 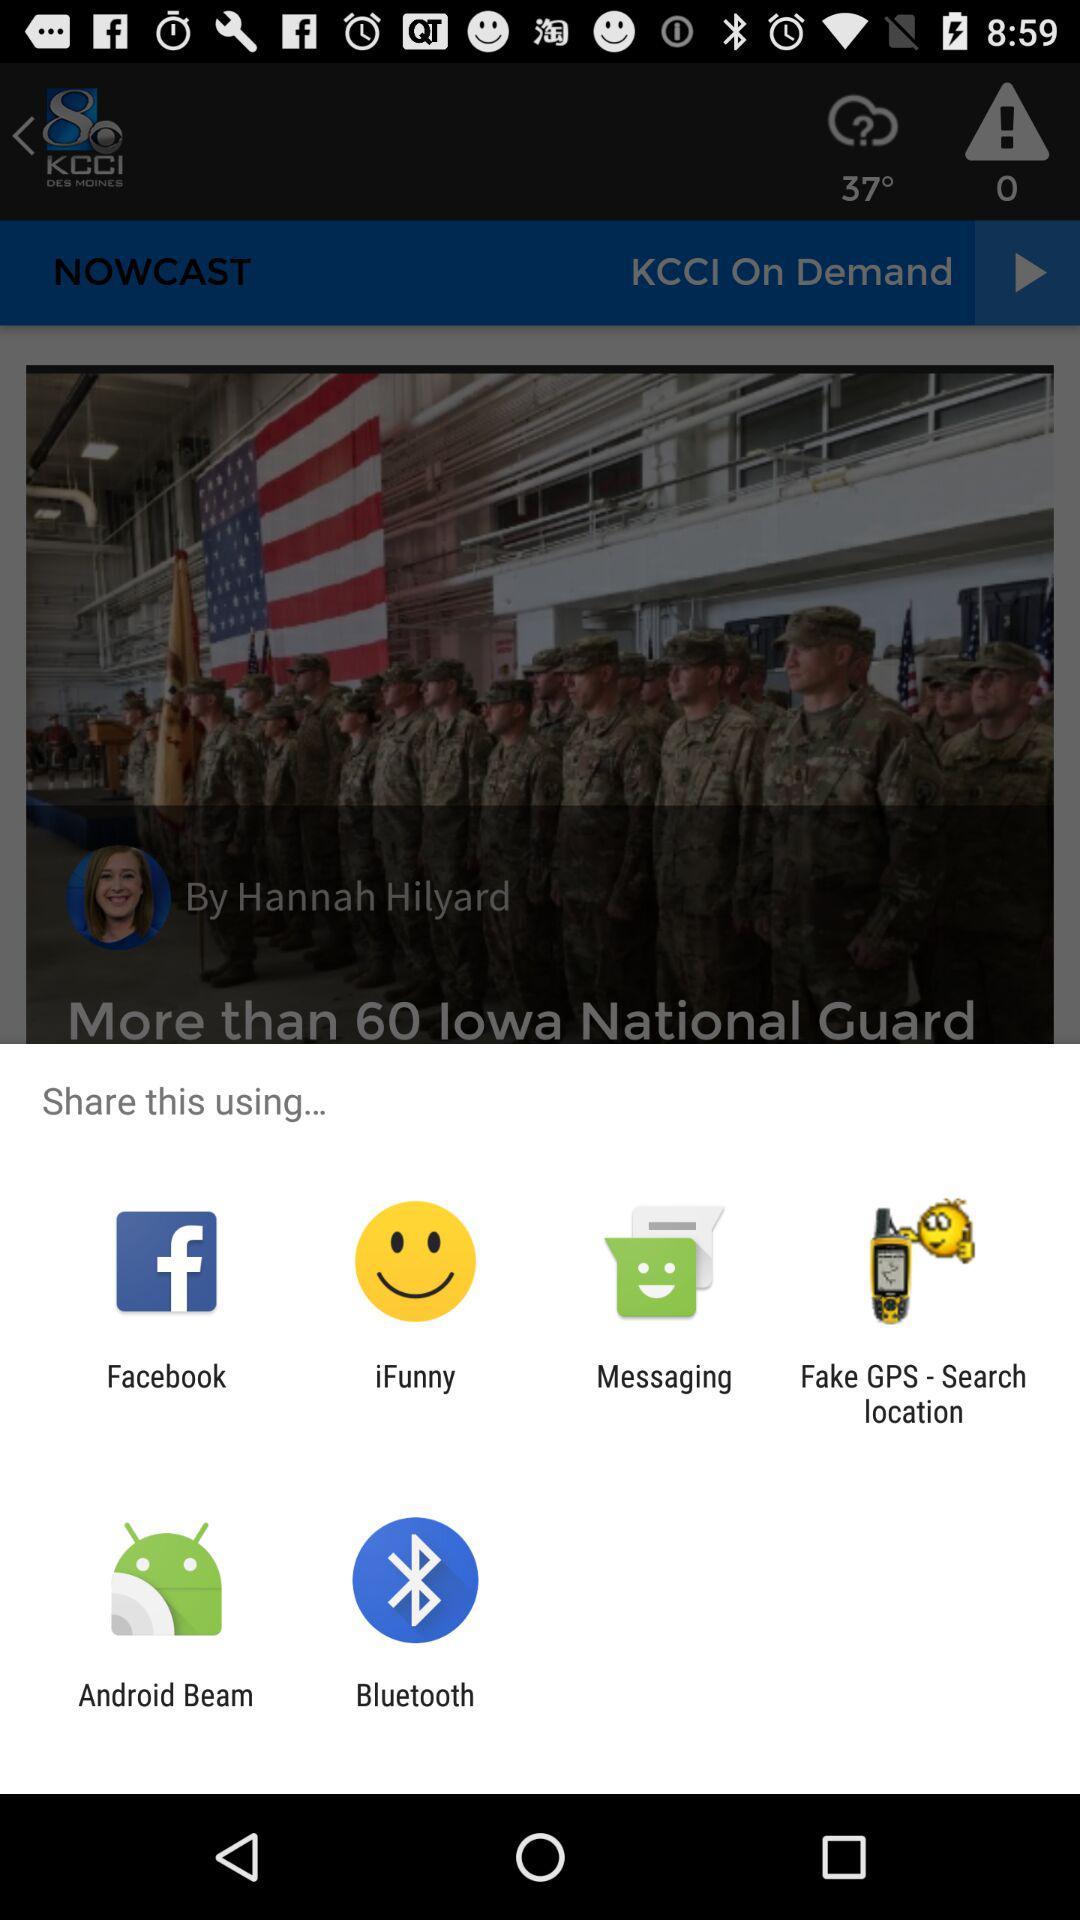 I want to click on facebook, so click(x=165, y=1392).